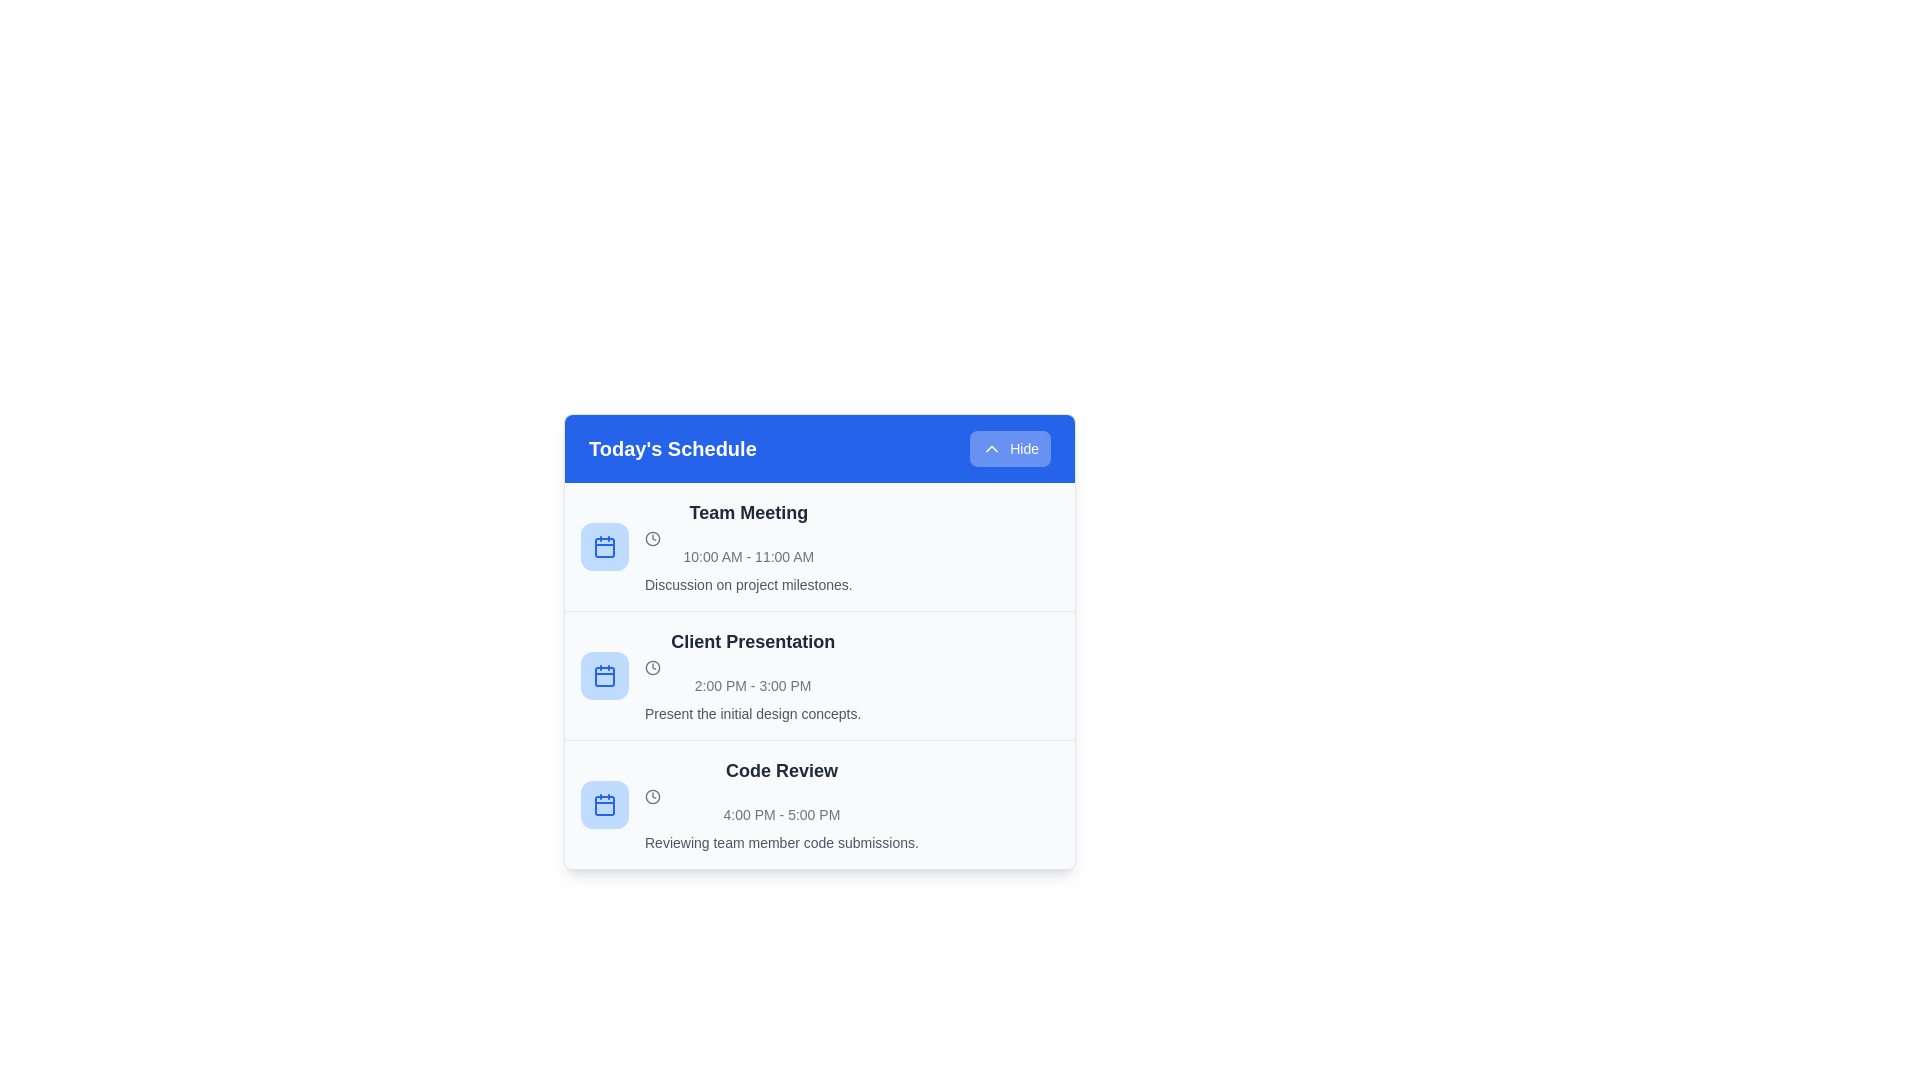 The width and height of the screenshot is (1920, 1080). Describe the element at coordinates (652, 667) in the screenshot. I see `the outer circular boundary of the clock icon, which is located in the second row of the schedule list next to the 'Client Presentation' time and title` at that location.